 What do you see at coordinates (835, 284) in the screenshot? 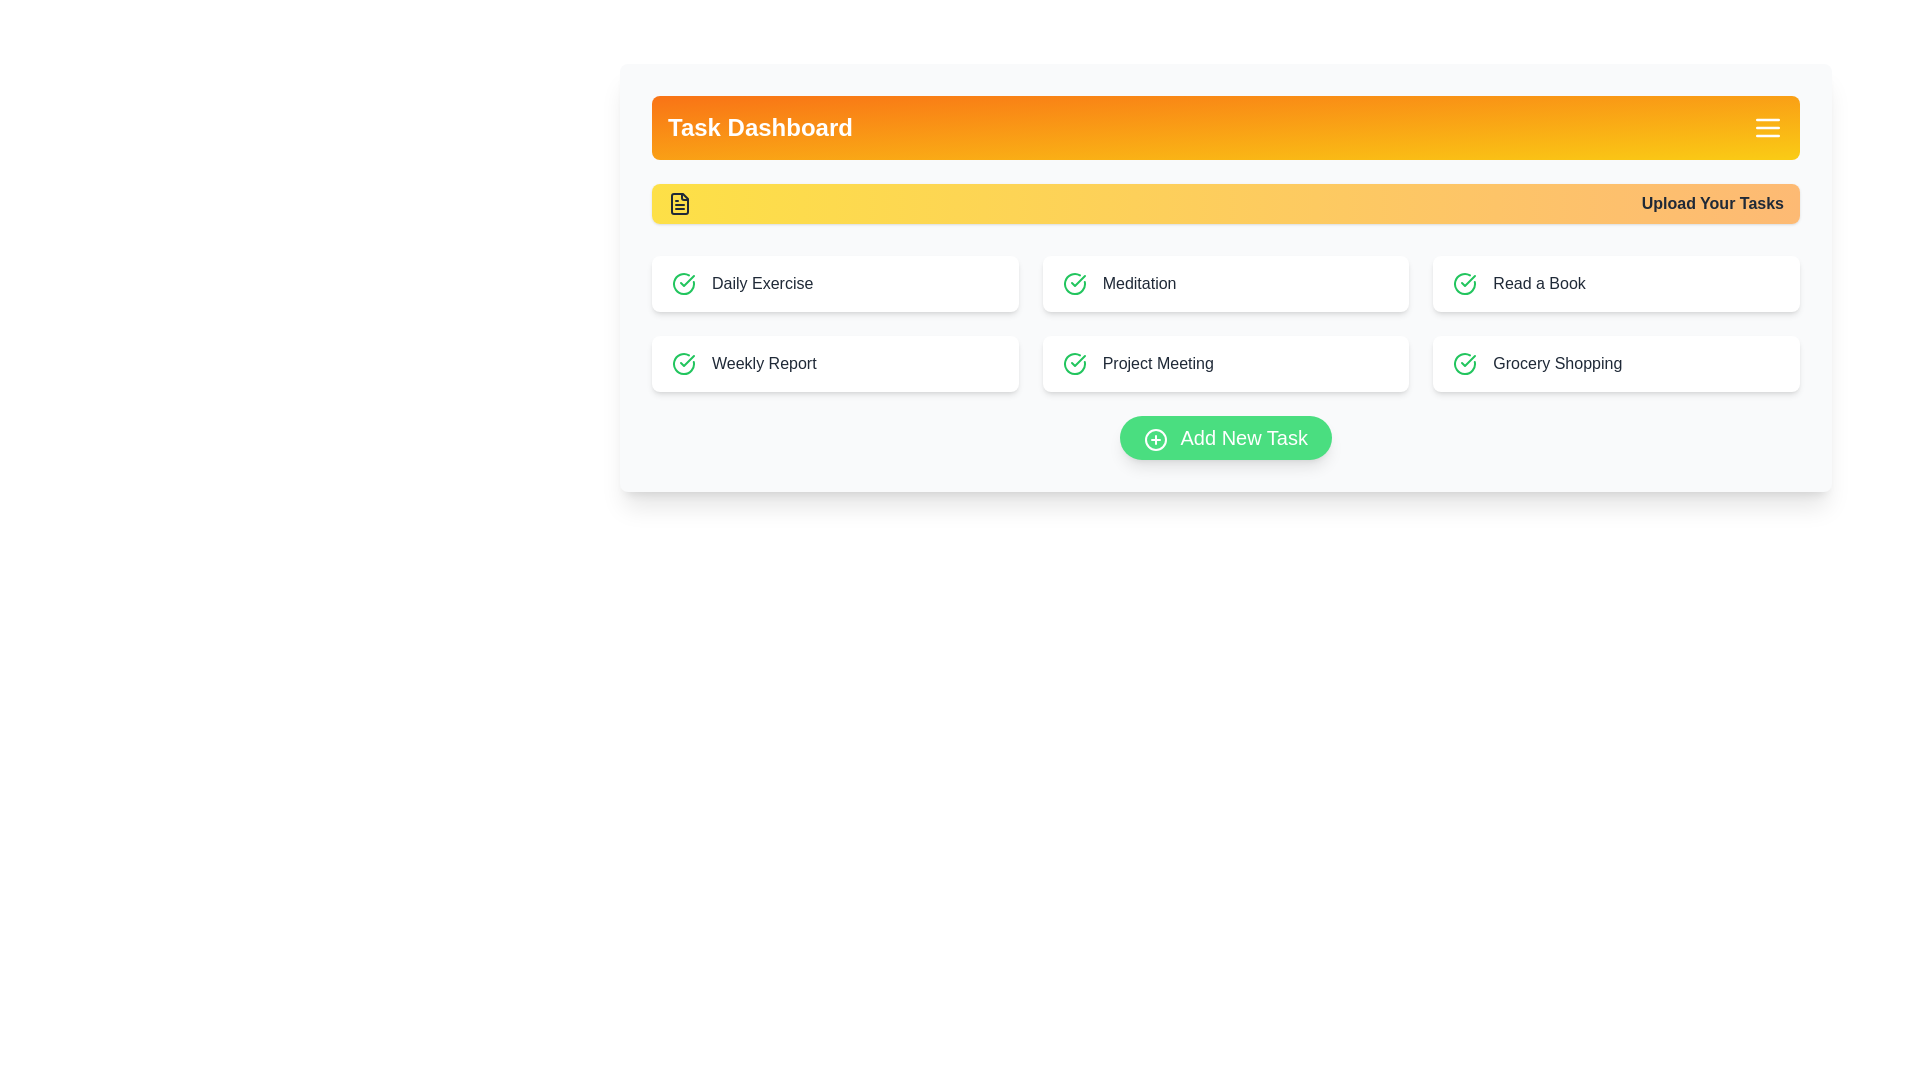
I see `the task 'Daily Exercise' from the task list` at bounding box center [835, 284].